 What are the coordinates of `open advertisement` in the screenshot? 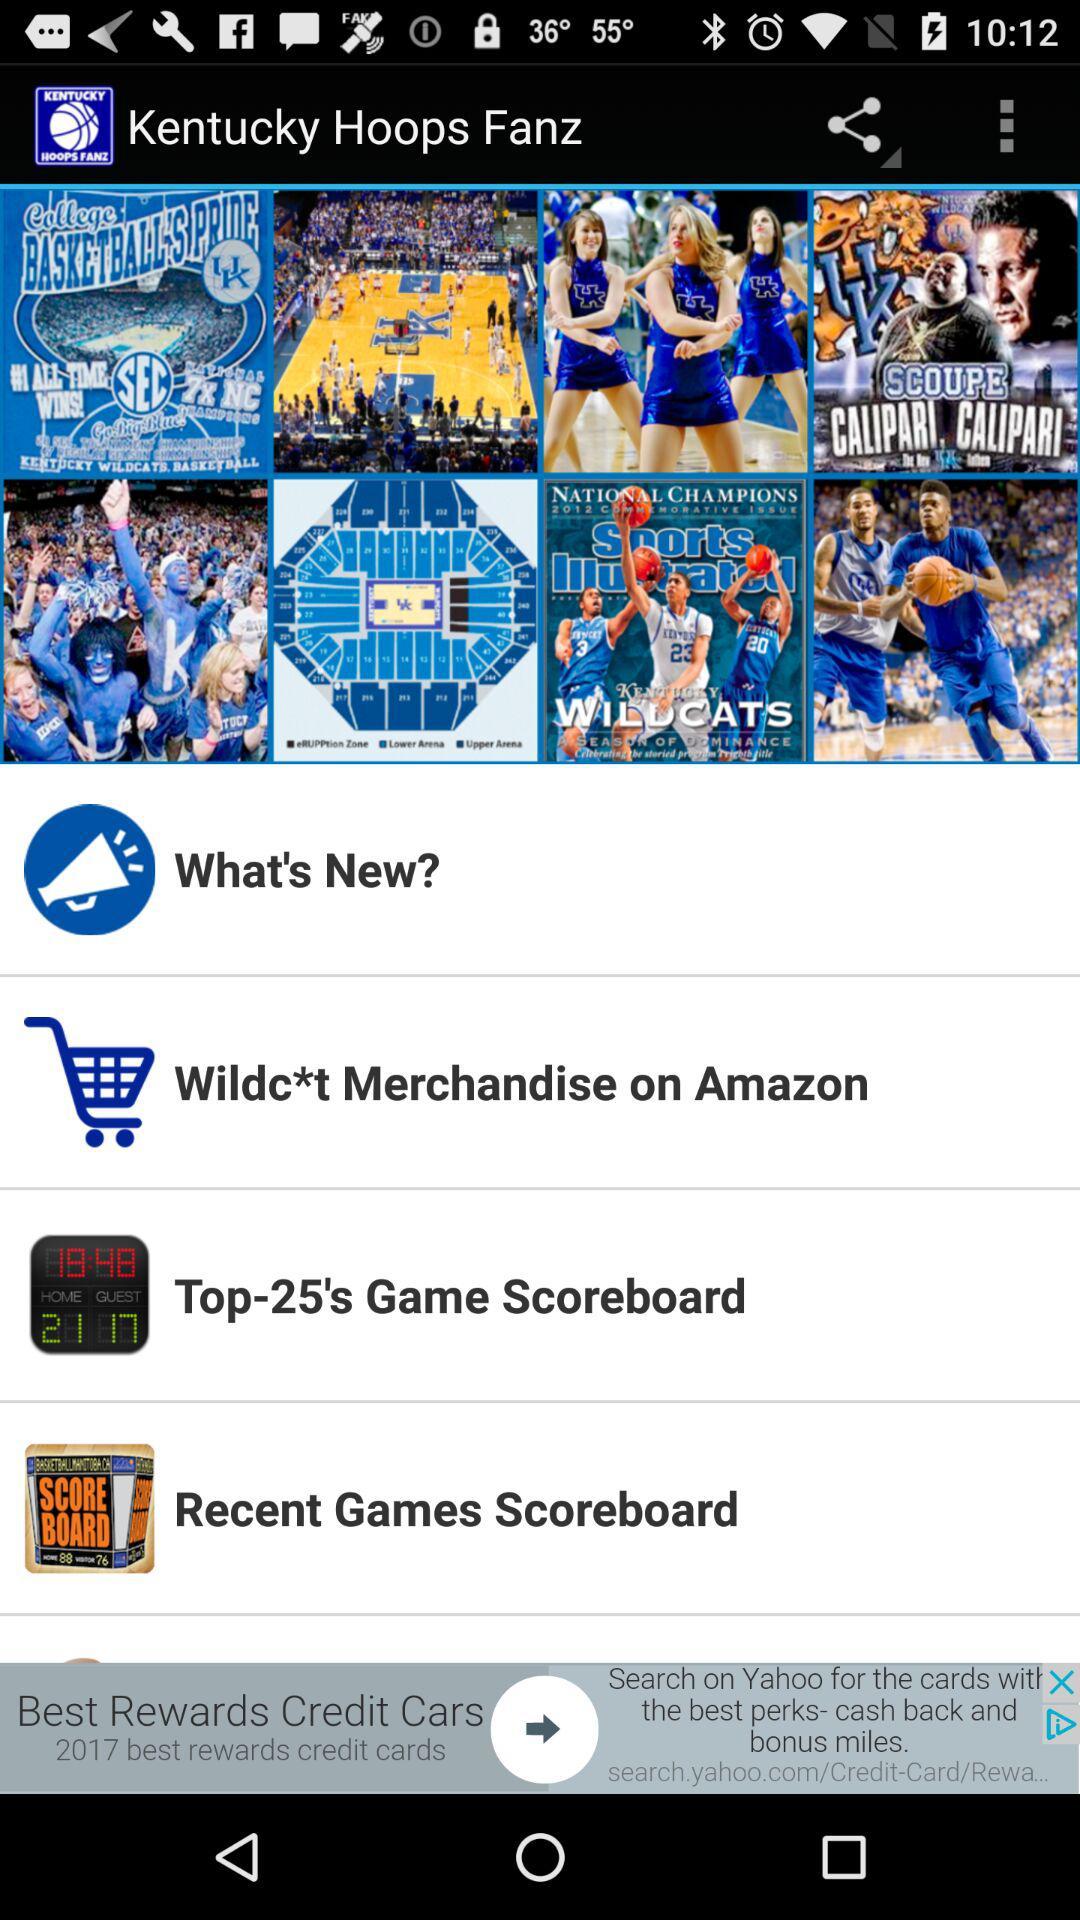 It's located at (540, 1727).